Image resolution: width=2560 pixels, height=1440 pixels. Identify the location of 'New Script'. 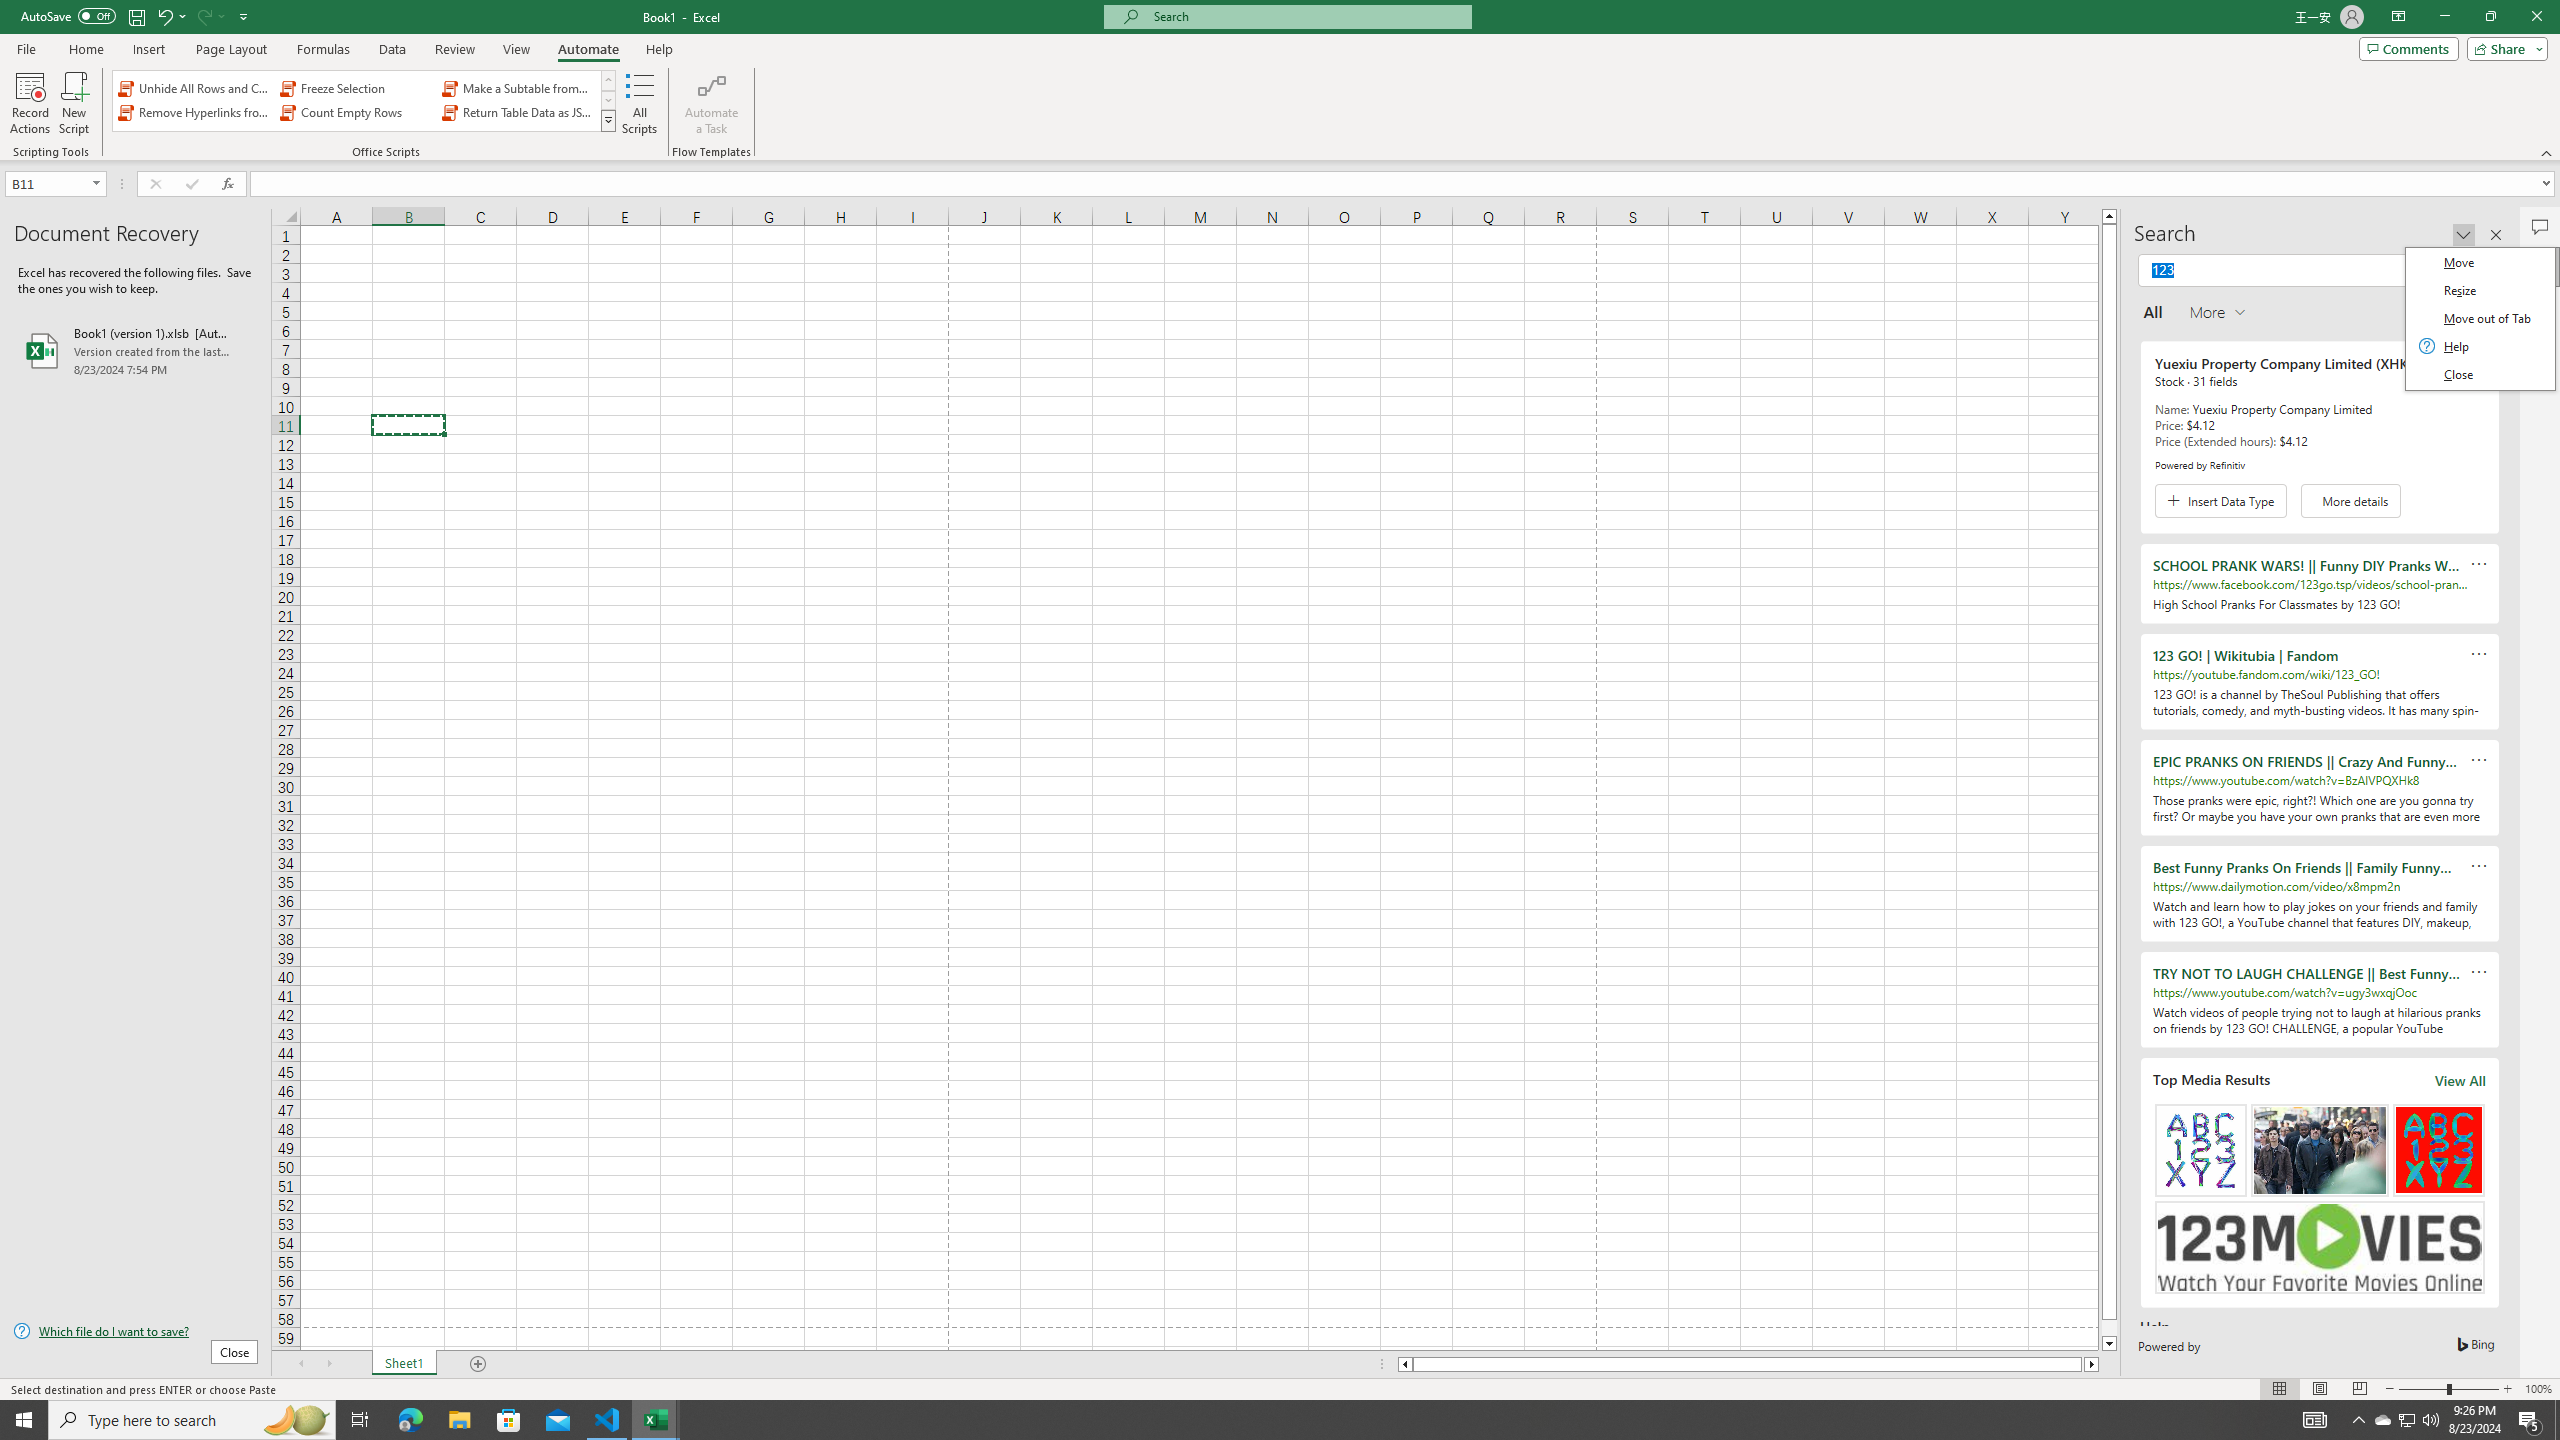
(73, 103).